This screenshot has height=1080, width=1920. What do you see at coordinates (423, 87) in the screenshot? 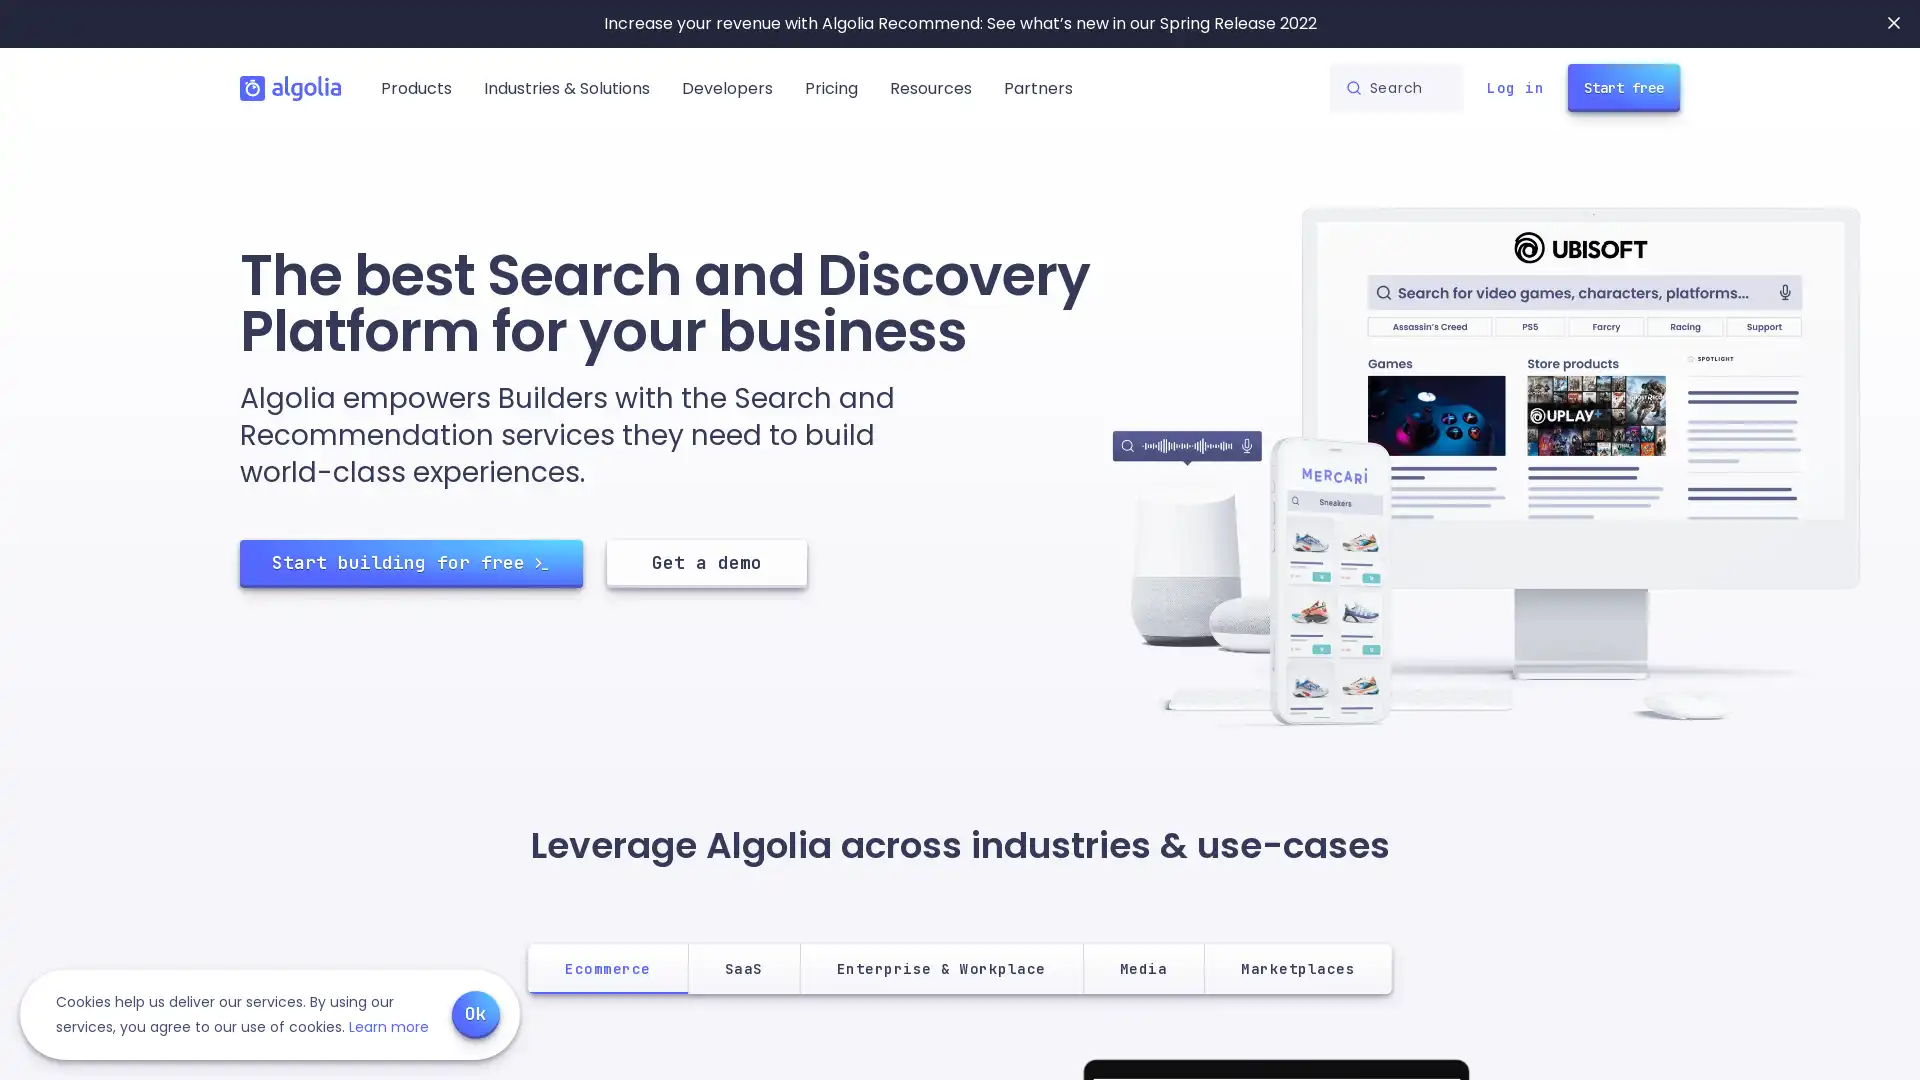
I see `Products` at bounding box center [423, 87].